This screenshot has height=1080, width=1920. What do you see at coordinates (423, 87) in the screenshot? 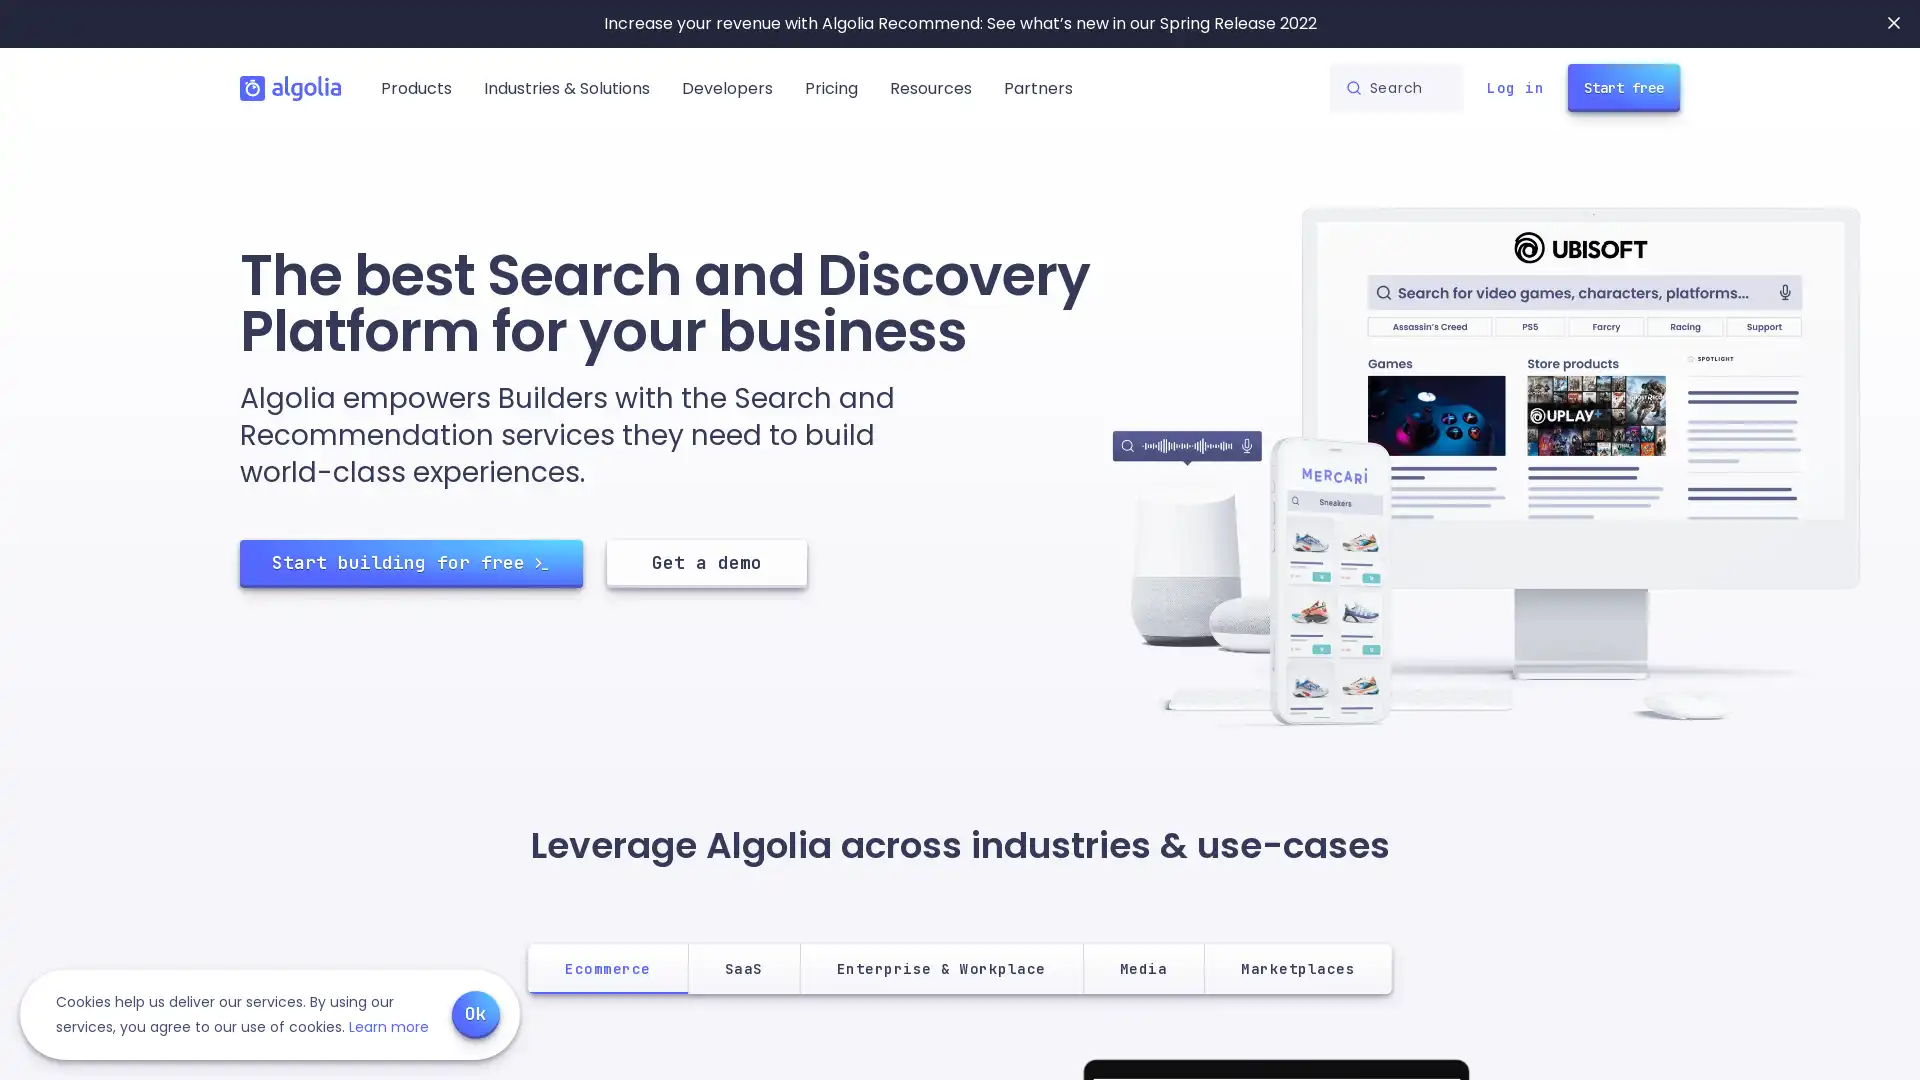
I see `Products` at bounding box center [423, 87].